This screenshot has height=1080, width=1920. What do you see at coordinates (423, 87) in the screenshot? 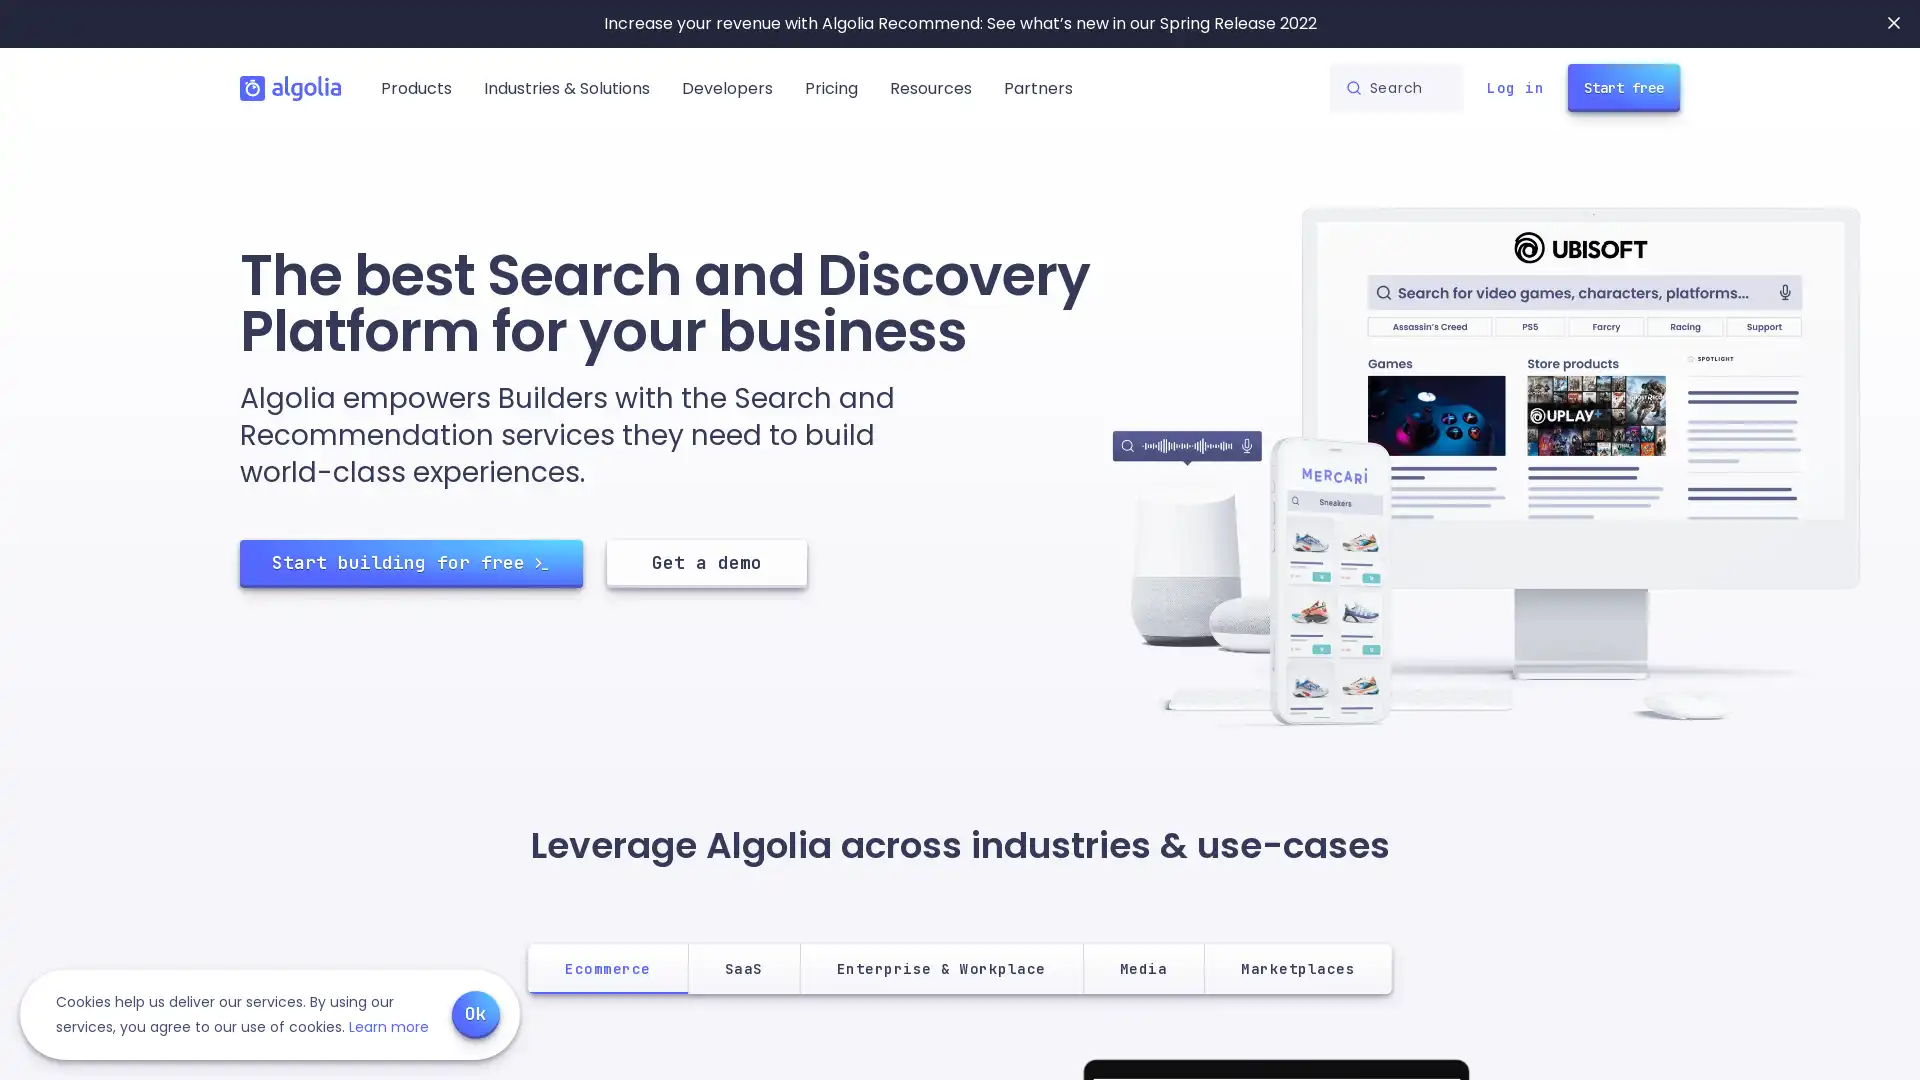
I see `Products` at bounding box center [423, 87].